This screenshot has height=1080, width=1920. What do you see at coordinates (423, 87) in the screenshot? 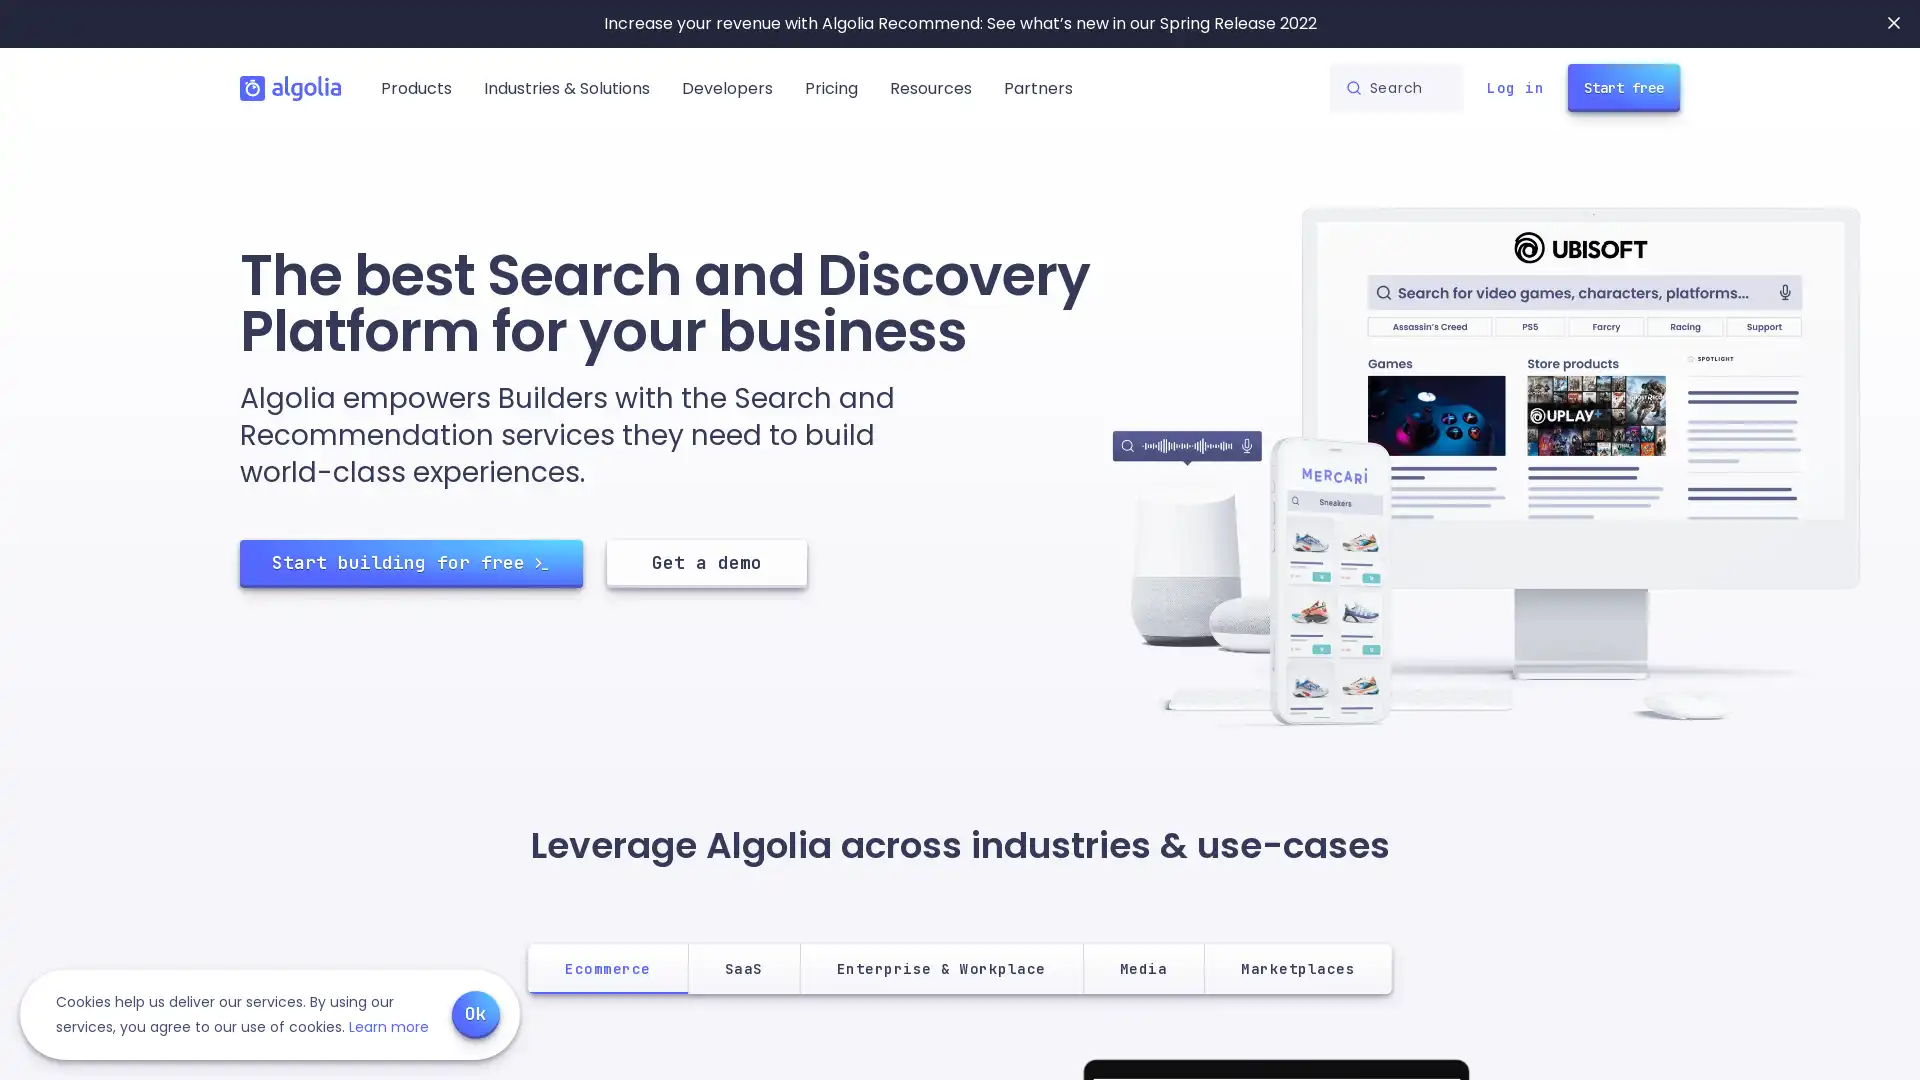
I see `Products` at bounding box center [423, 87].